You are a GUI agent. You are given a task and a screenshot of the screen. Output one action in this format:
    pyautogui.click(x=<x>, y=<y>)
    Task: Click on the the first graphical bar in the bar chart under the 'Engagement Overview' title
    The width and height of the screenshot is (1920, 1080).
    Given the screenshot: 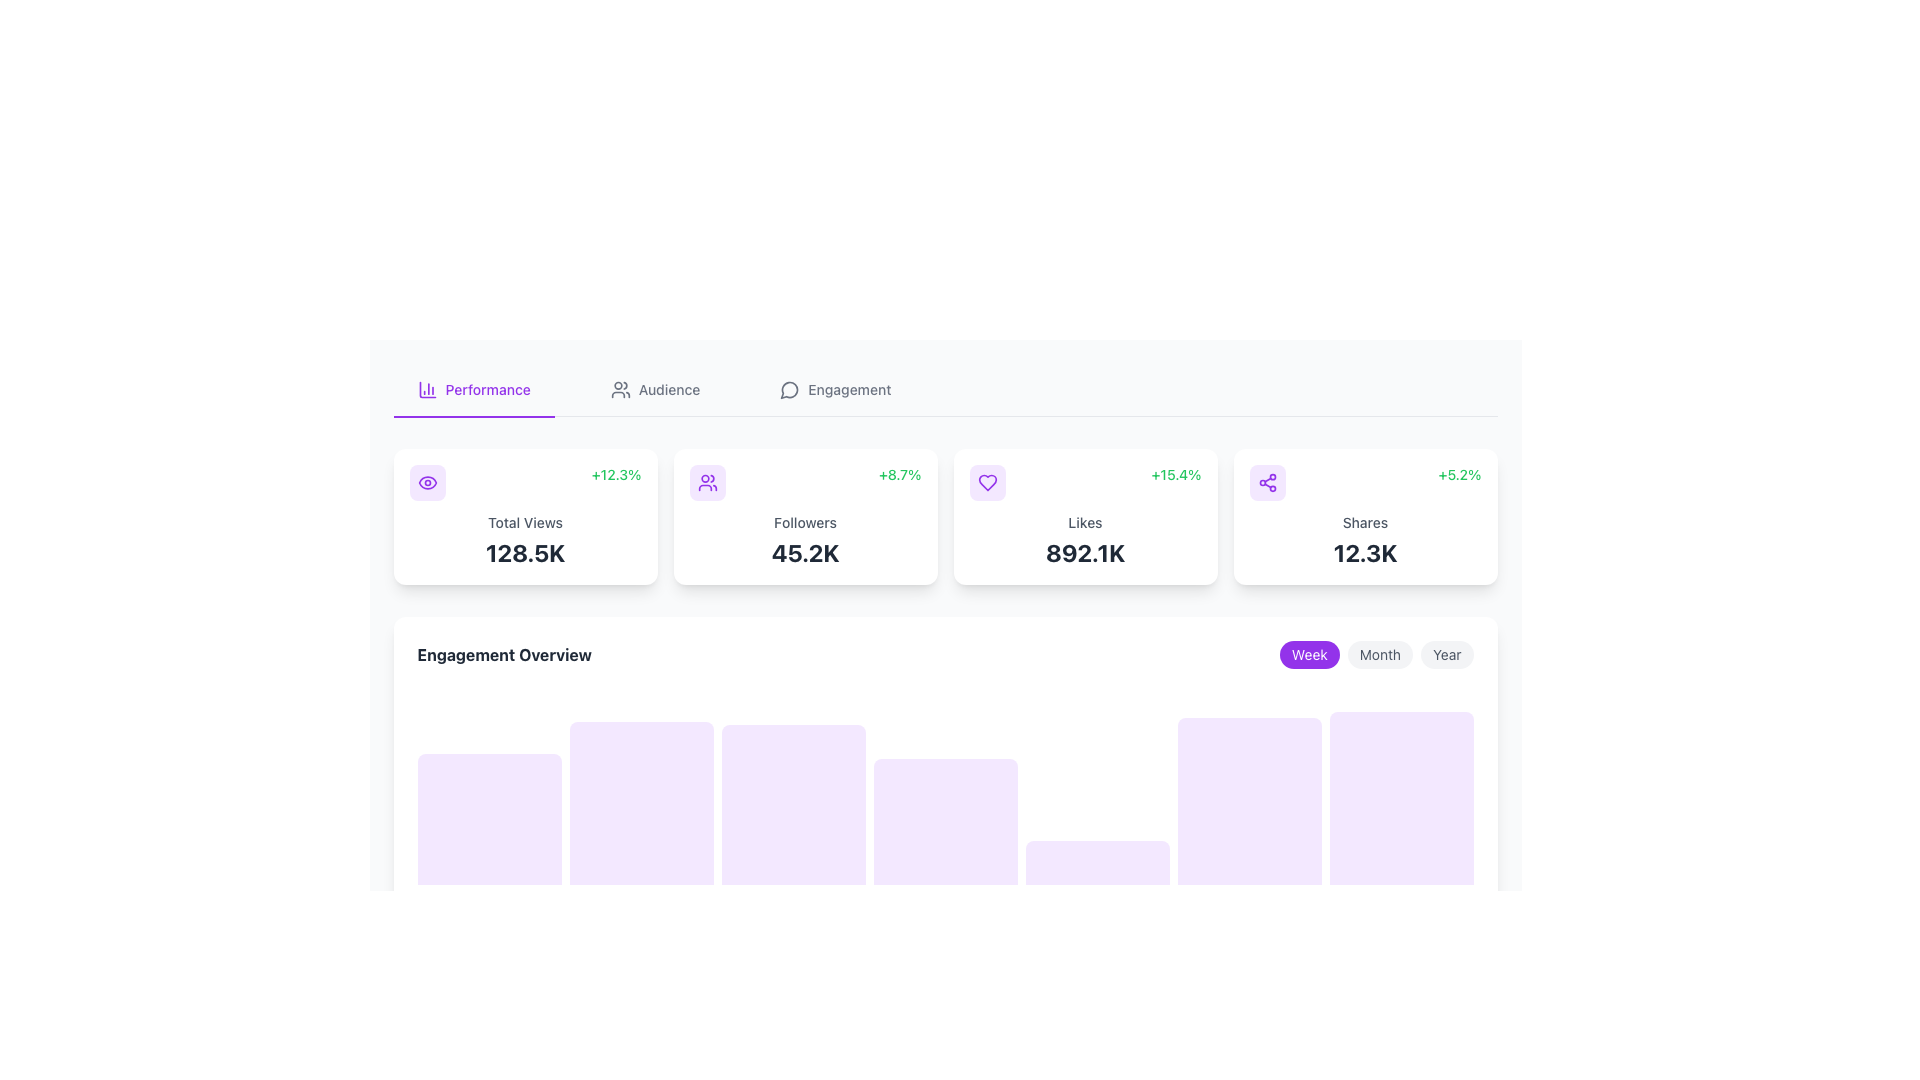 What is the action you would take?
    pyautogui.click(x=489, y=819)
    